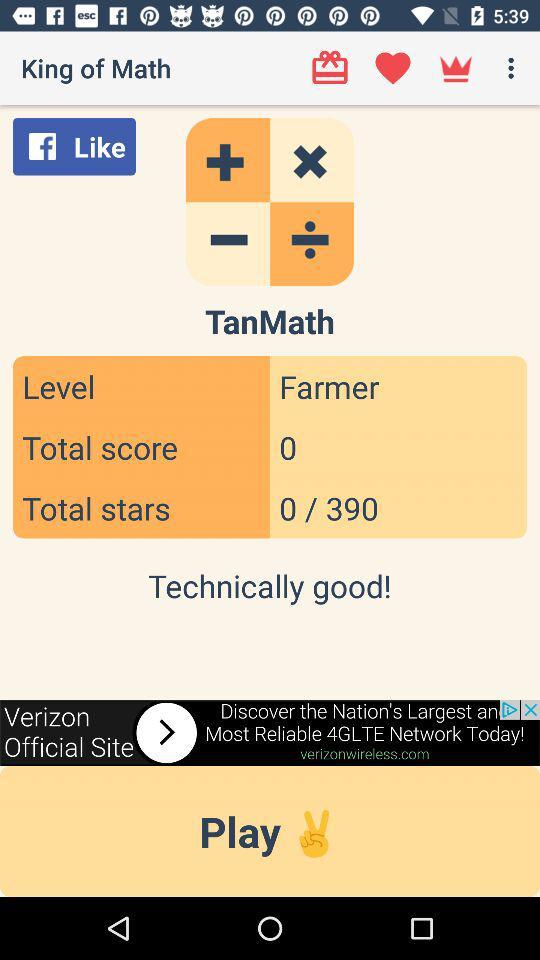 The width and height of the screenshot is (540, 960). Describe the element at coordinates (270, 731) in the screenshot. I see `open the advertisement` at that location.